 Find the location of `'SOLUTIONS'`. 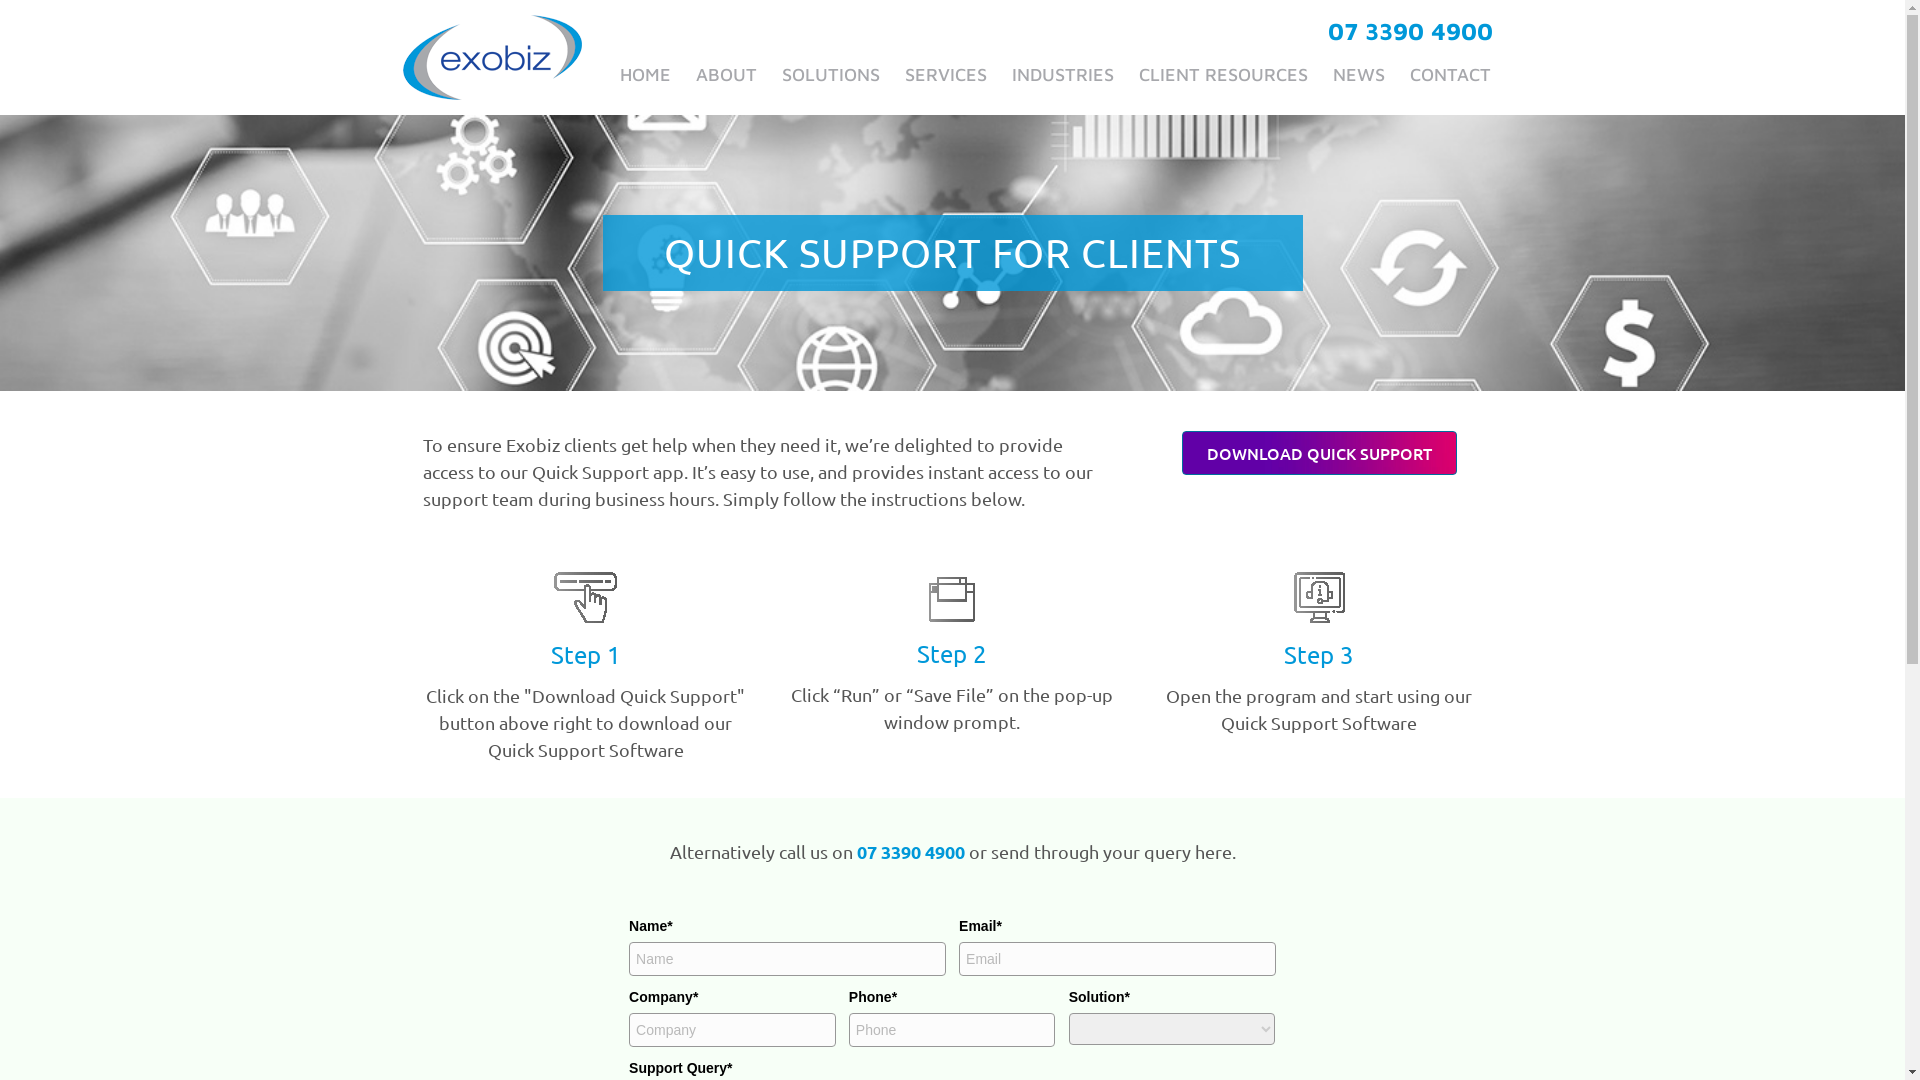

'SOLUTIONS' is located at coordinates (768, 73).